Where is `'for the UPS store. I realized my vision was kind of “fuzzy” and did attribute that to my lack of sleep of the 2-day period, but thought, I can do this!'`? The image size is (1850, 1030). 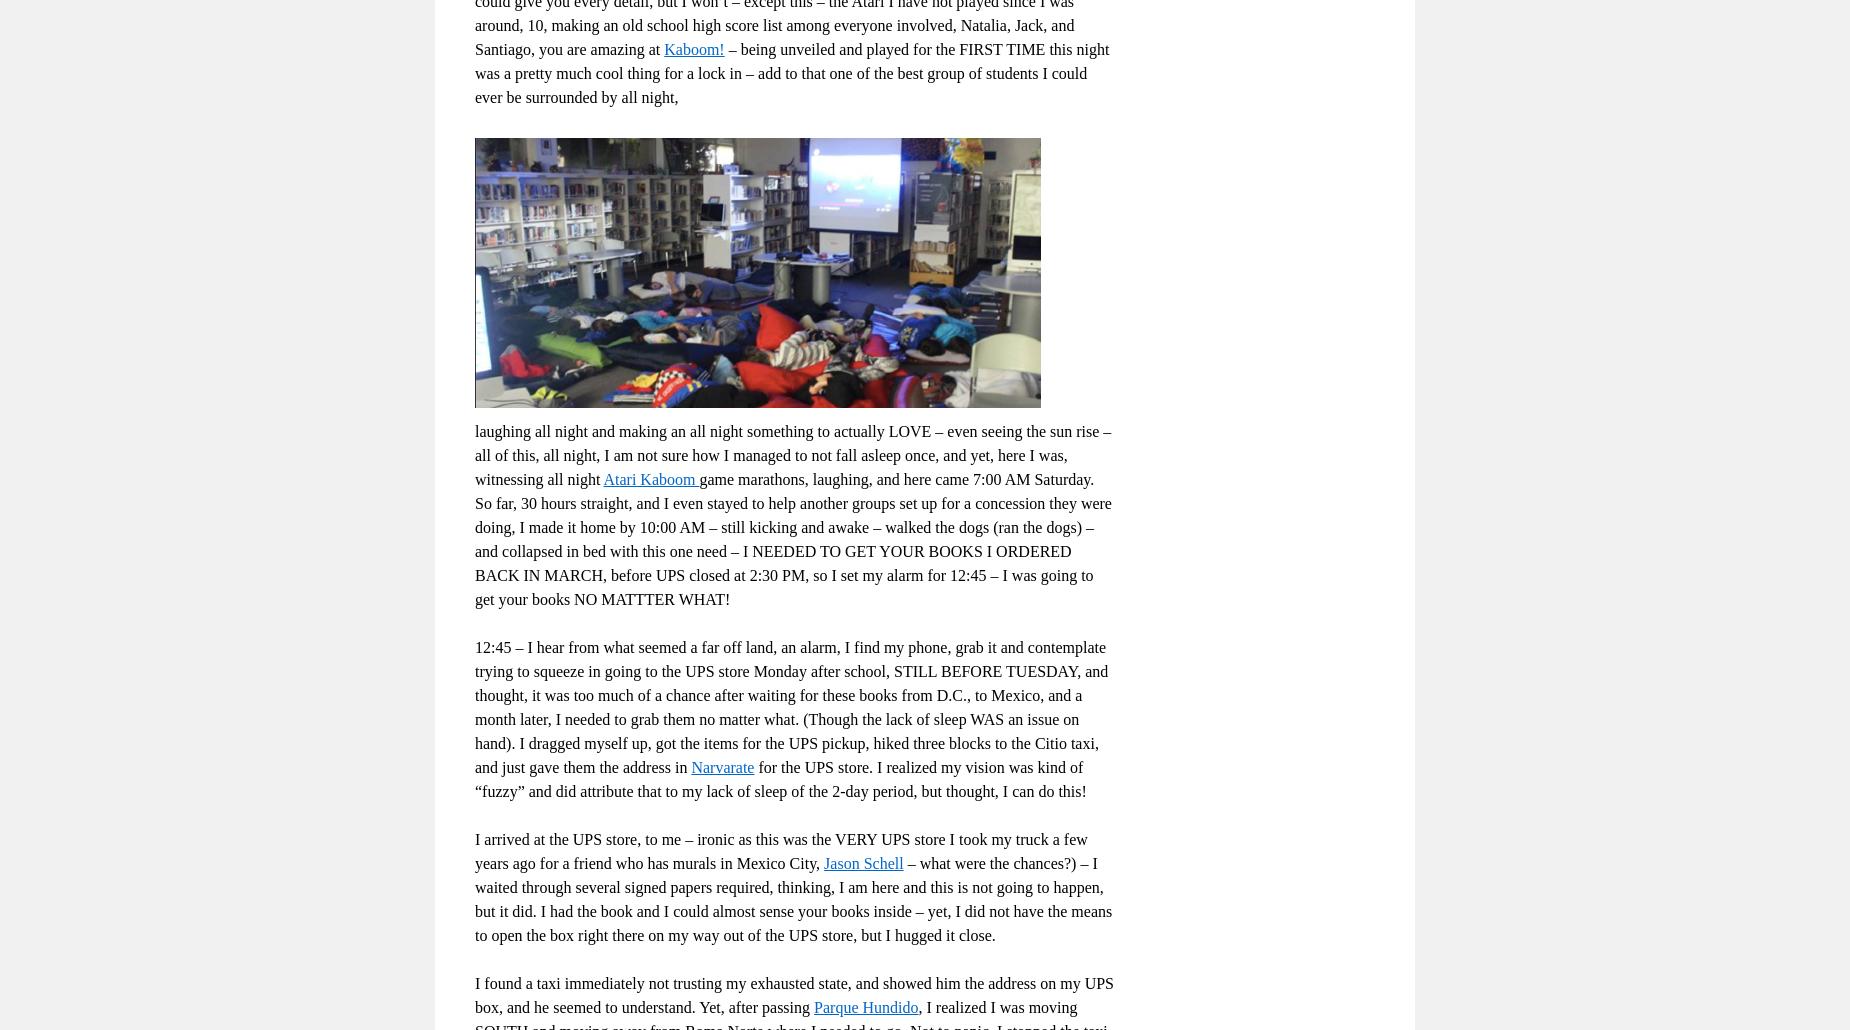
'for the UPS store. I realized my vision was kind of “fuzzy” and did attribute that to my lack of sleep of the 2-day period, but thought, I can do this!' is located at coordinates (475, 777).